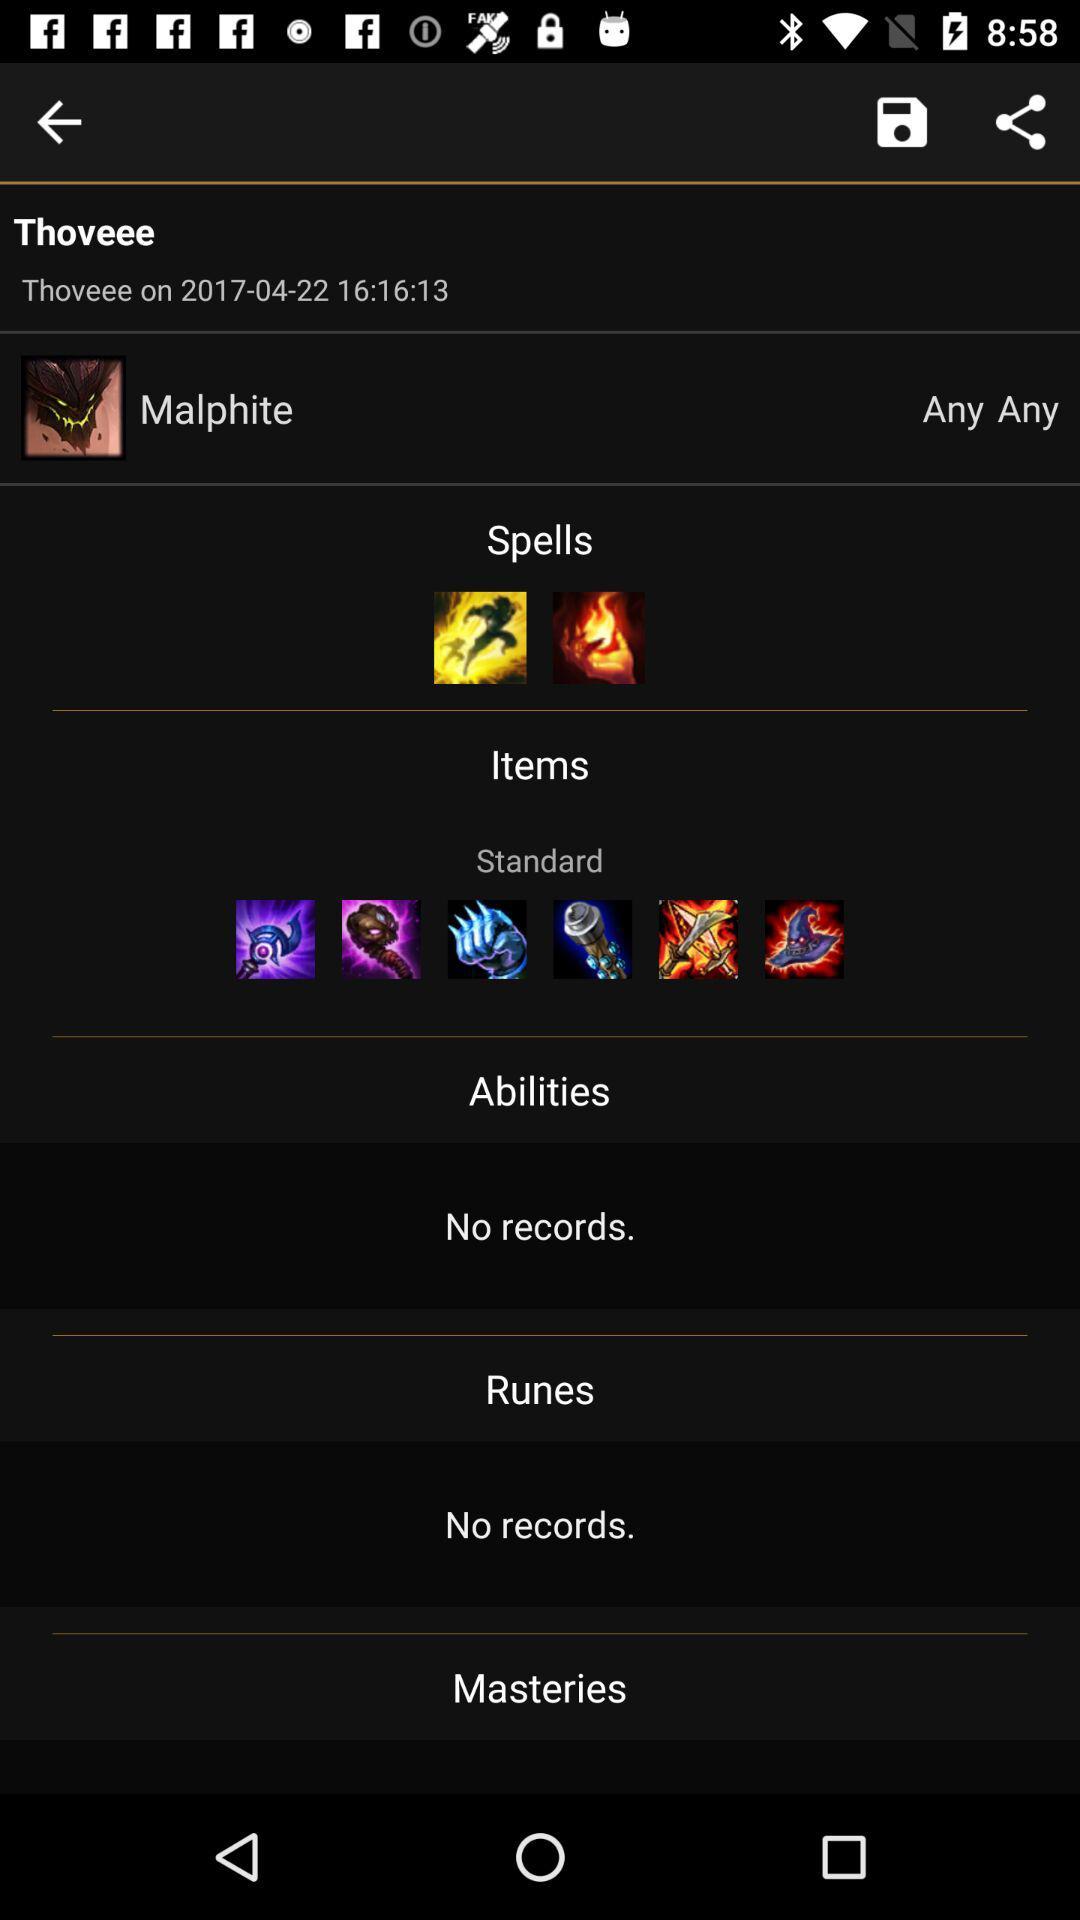  Describe the element at coordinates (902, 121) in the screenshot. I see `launch camera` at that location.